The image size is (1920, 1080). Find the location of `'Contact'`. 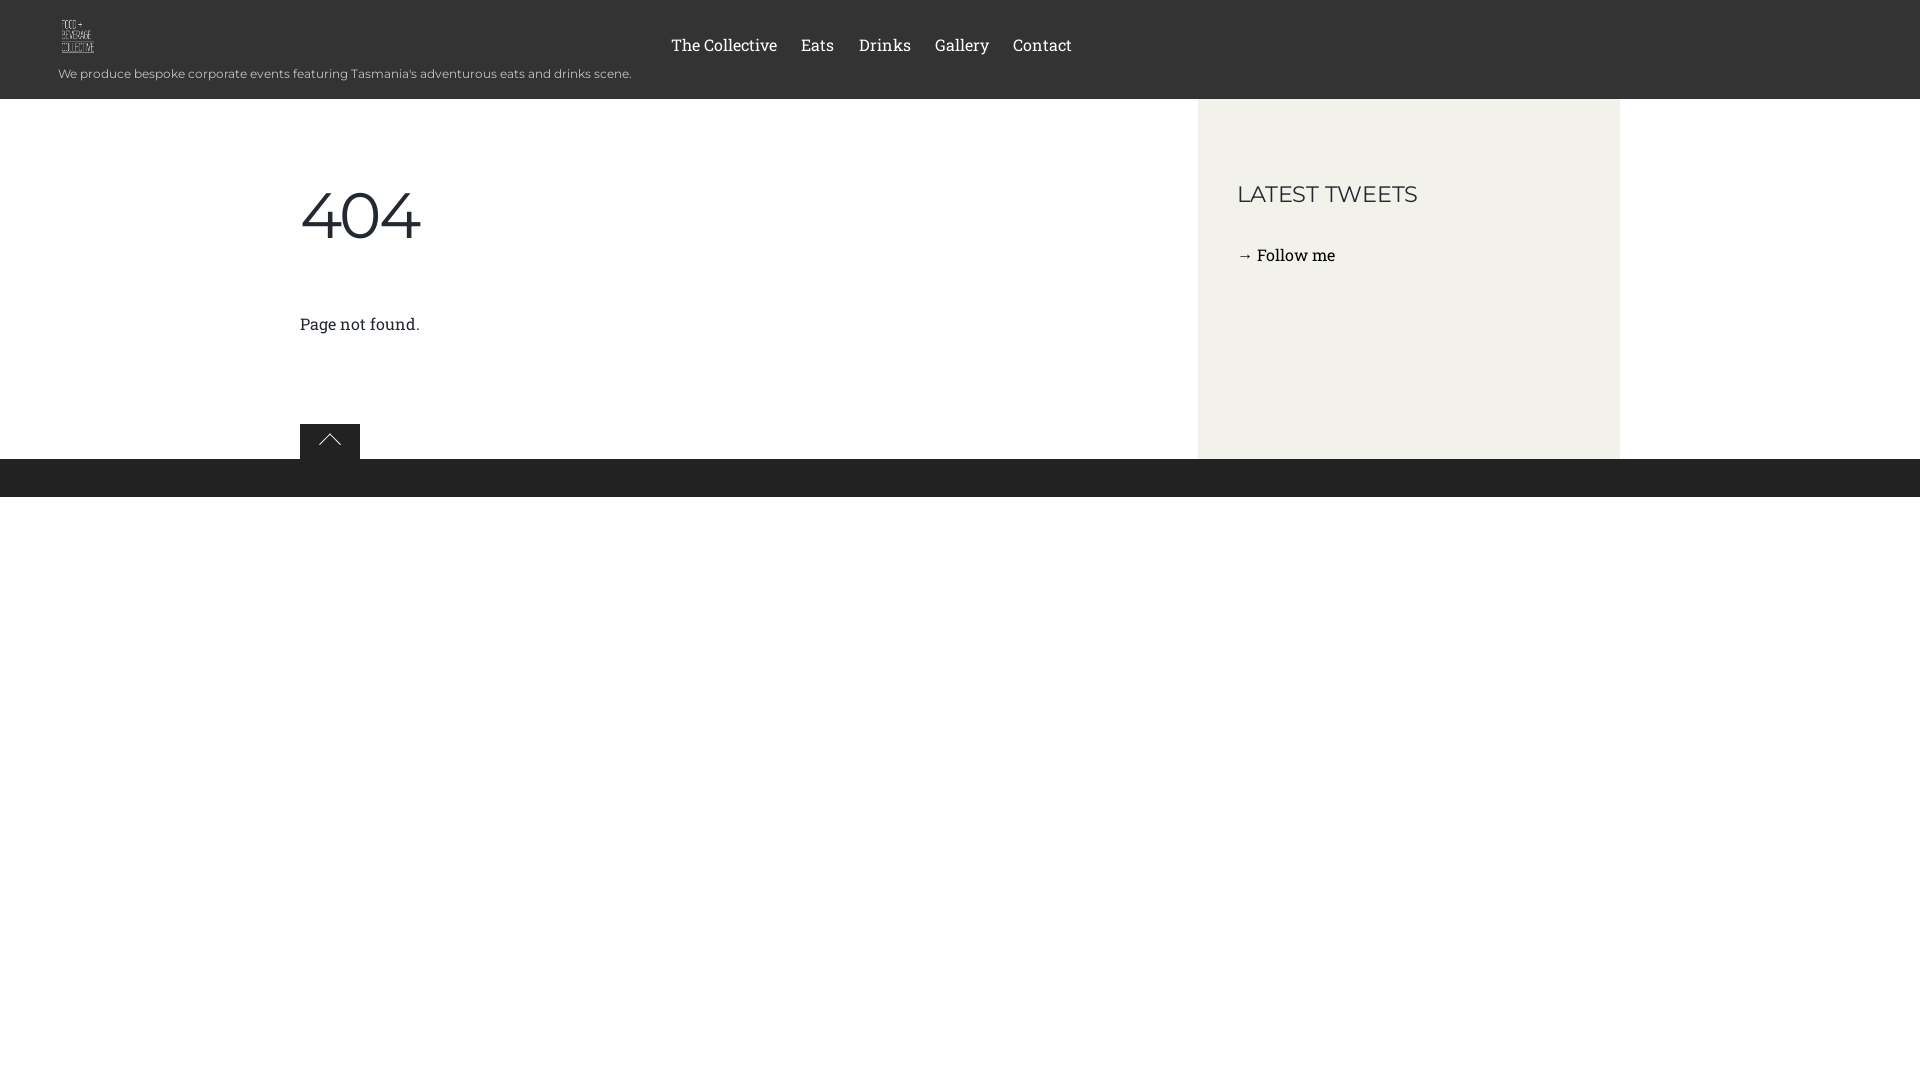

'Contact' is located at coordinates (1041, 48).